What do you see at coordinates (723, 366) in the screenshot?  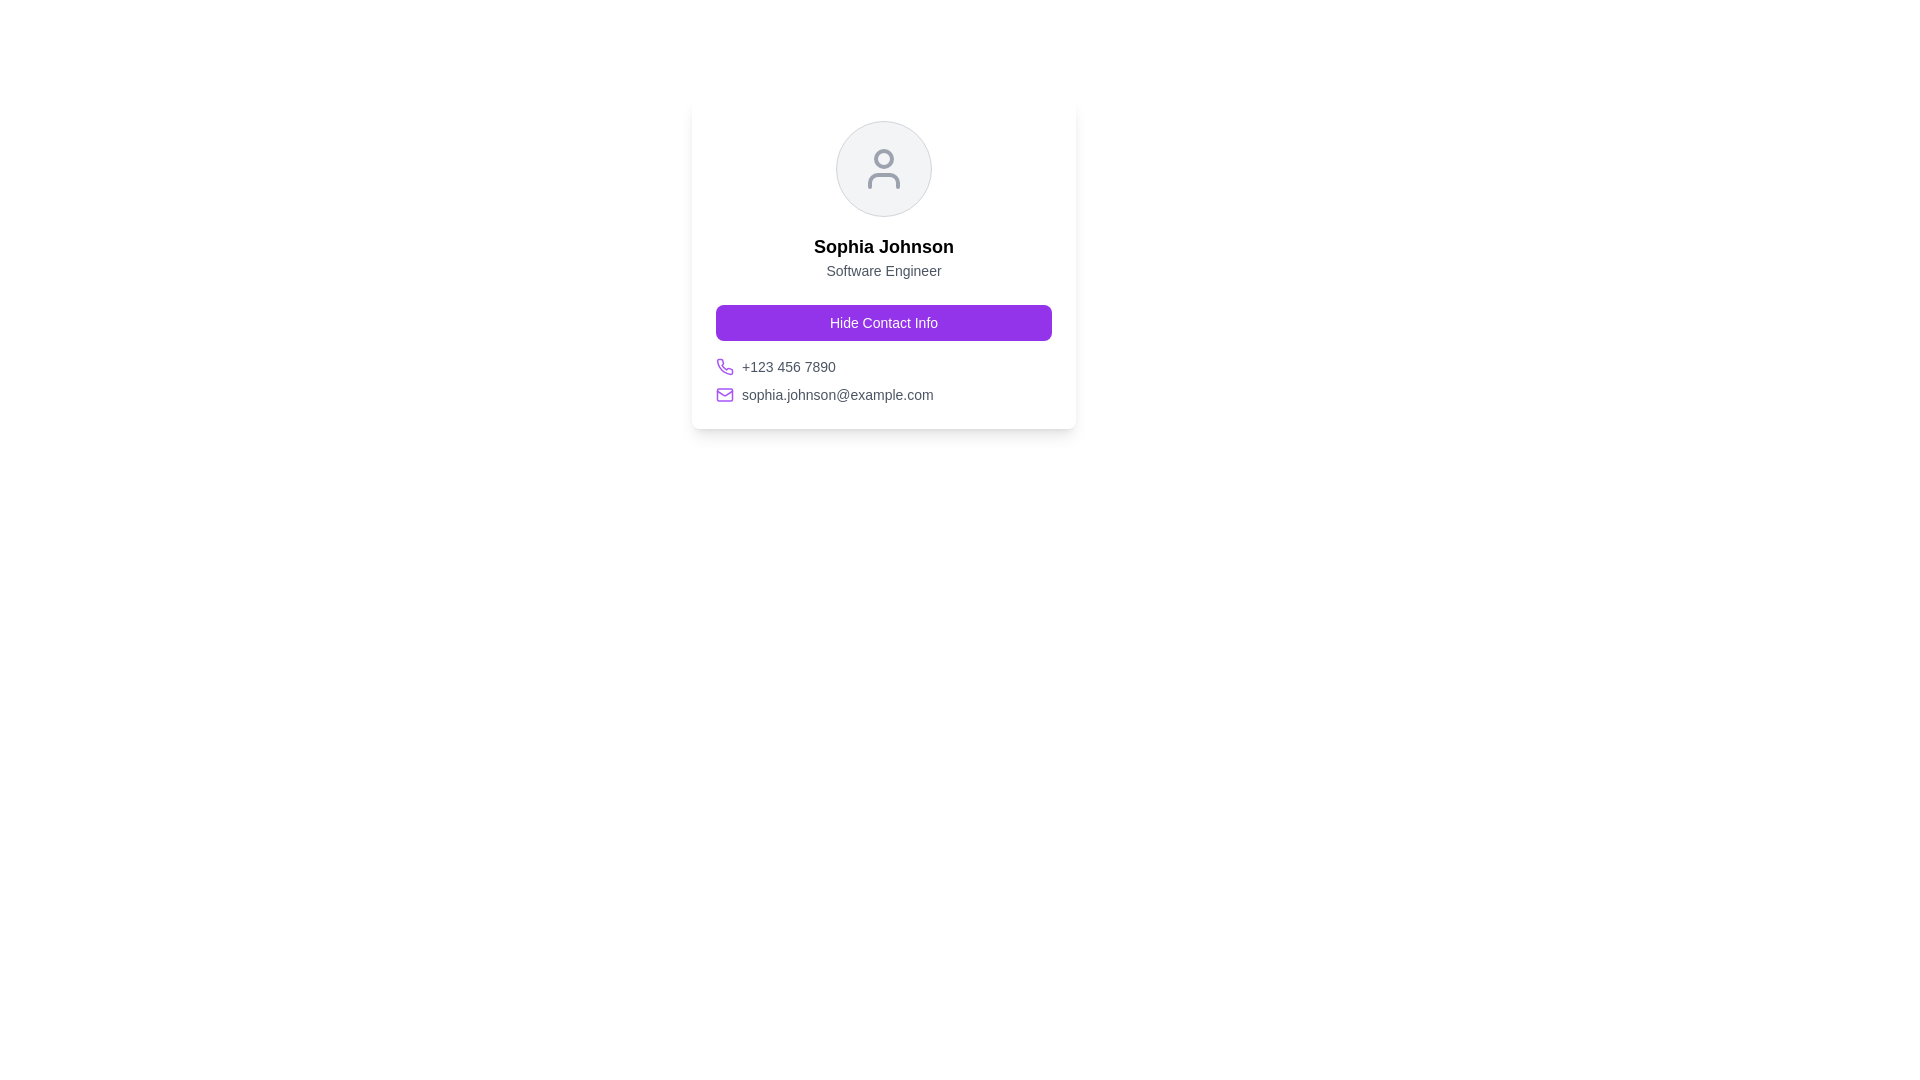 I see `the purple phone icon located in the contact card, which is directly to the left of the phone number '+123 456 7890'` at bounding box center [723, 366].